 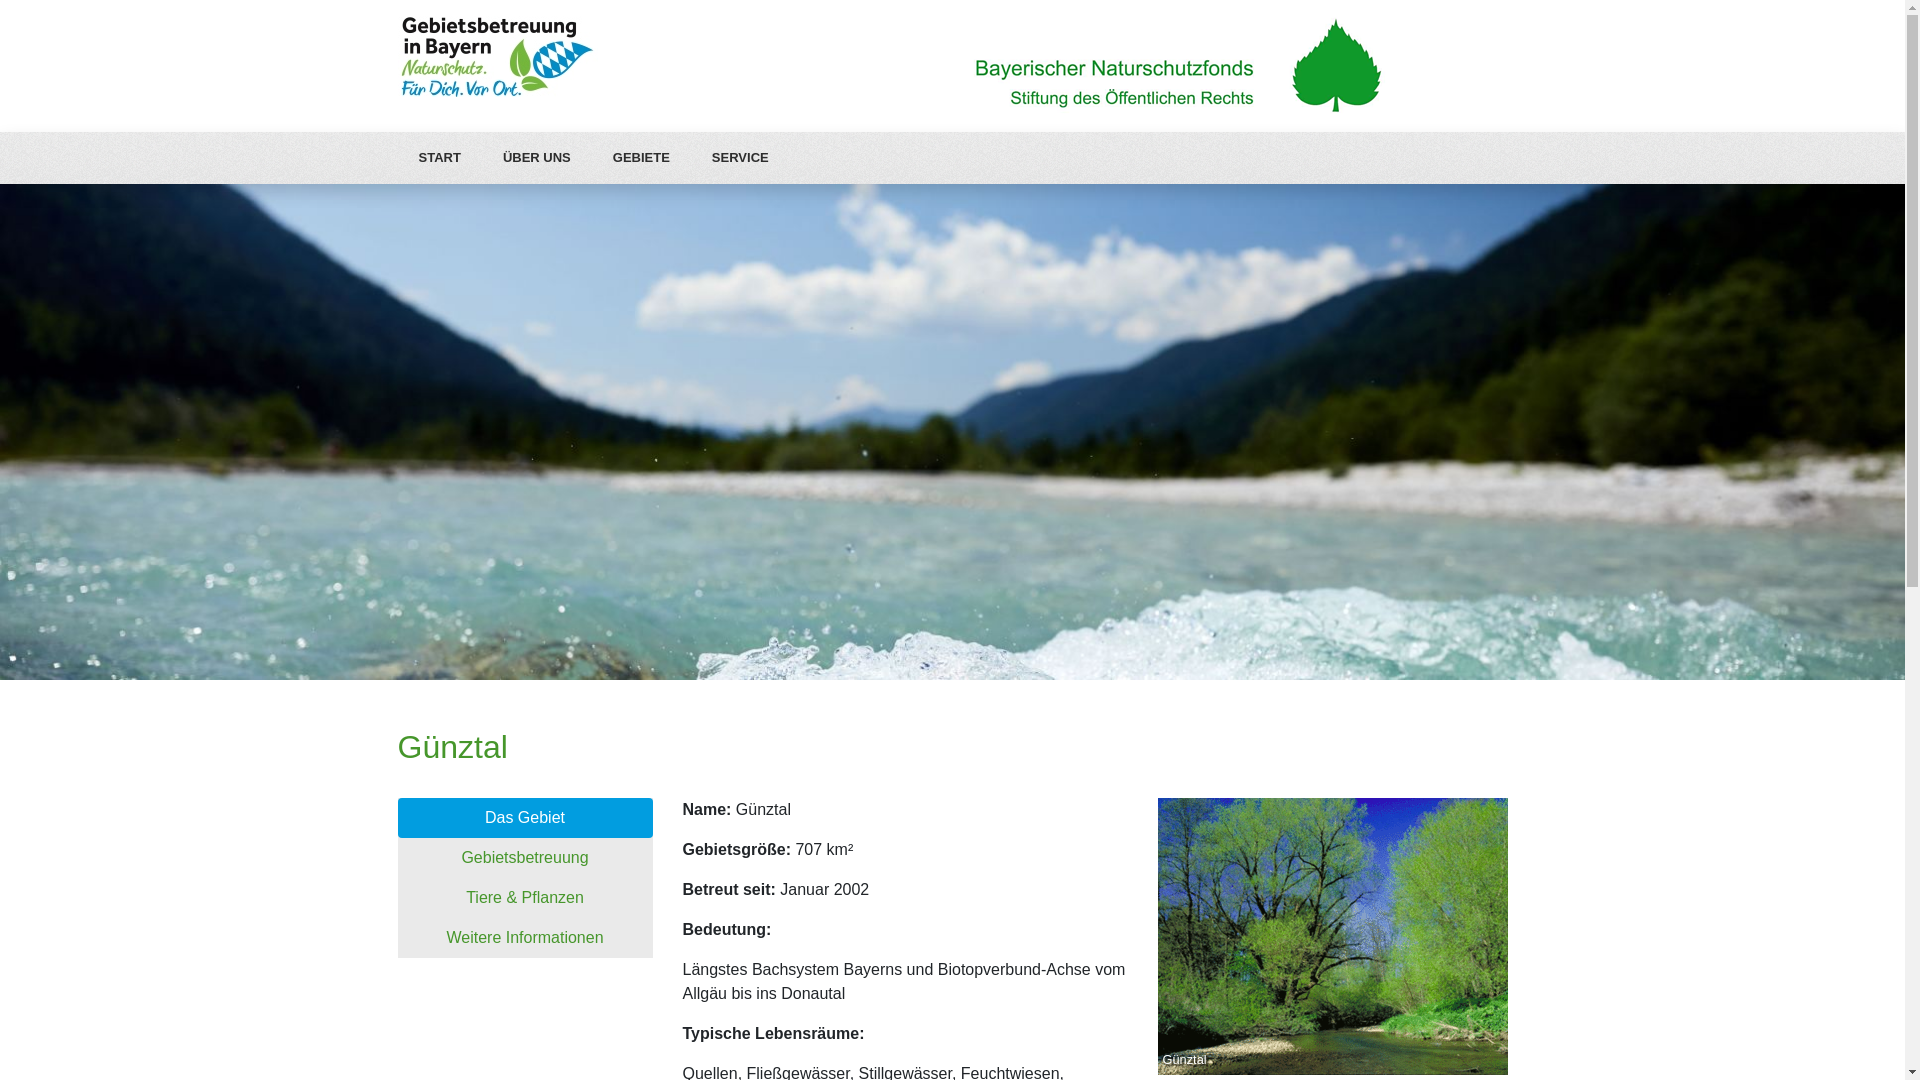 What do you see at coordinates (525, 897) in the screenshot?
I see `'Tiere & Pflanzen'` at bounding box center [525, 897].